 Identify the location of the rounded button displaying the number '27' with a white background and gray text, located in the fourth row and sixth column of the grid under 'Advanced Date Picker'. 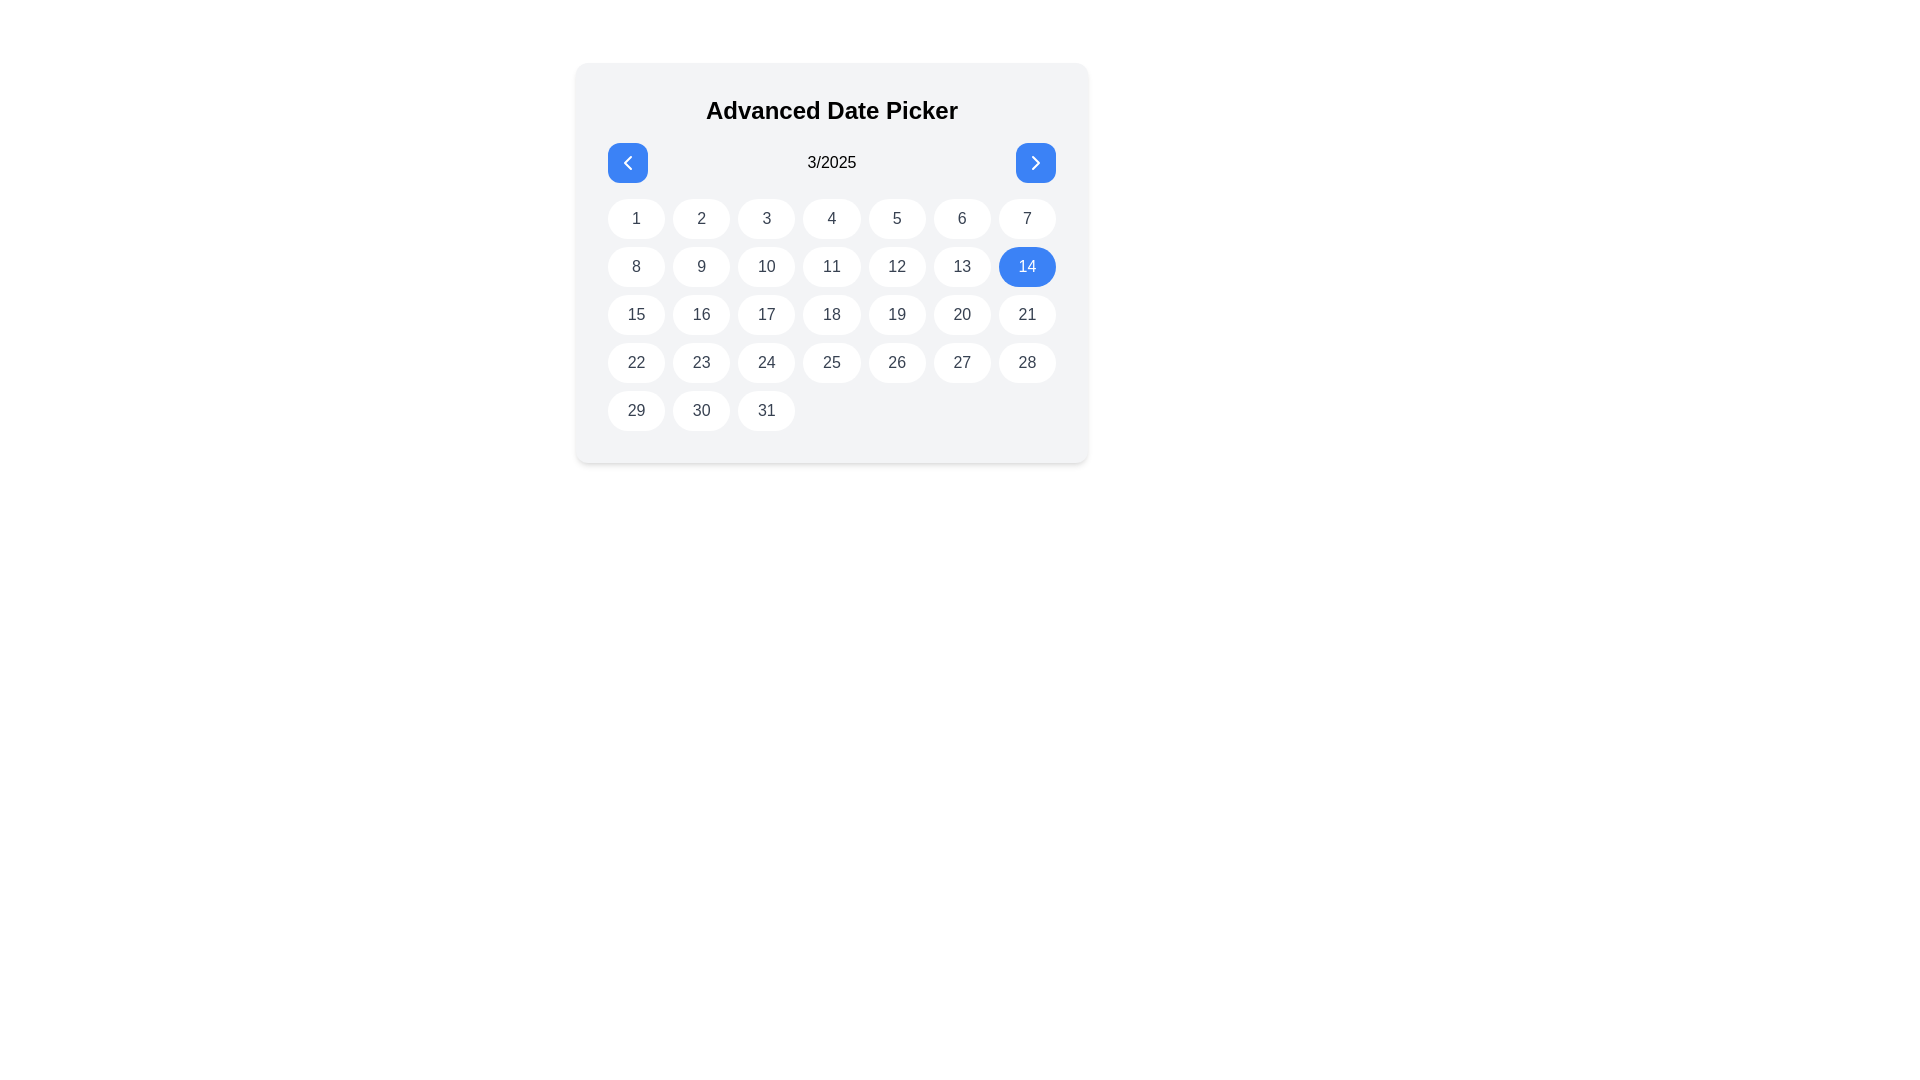
(962, 362).